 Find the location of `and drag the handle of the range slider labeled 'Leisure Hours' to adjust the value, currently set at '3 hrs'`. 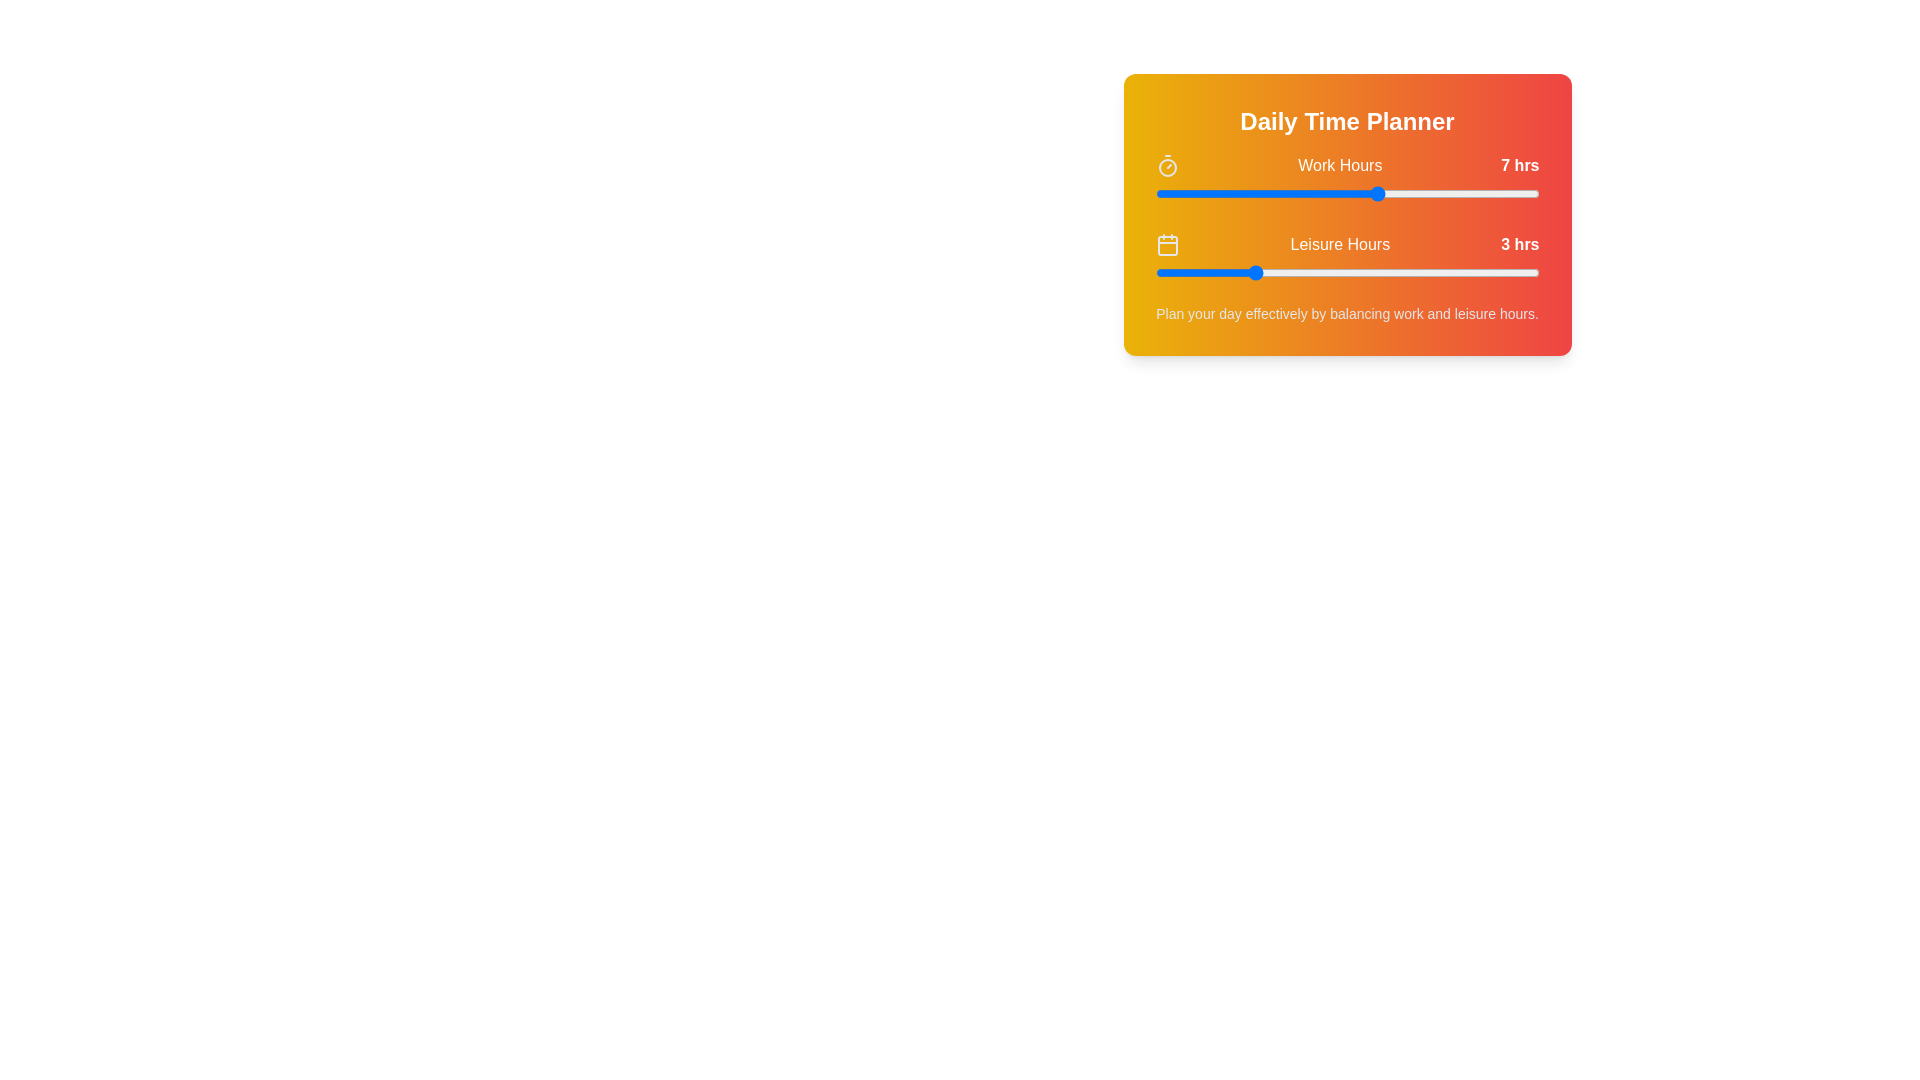

and drag the handle of the range slider labeled 'Leisure Hours' to adjust the value, currently set at '3 hrs' is located at coordinates (1347, 273).